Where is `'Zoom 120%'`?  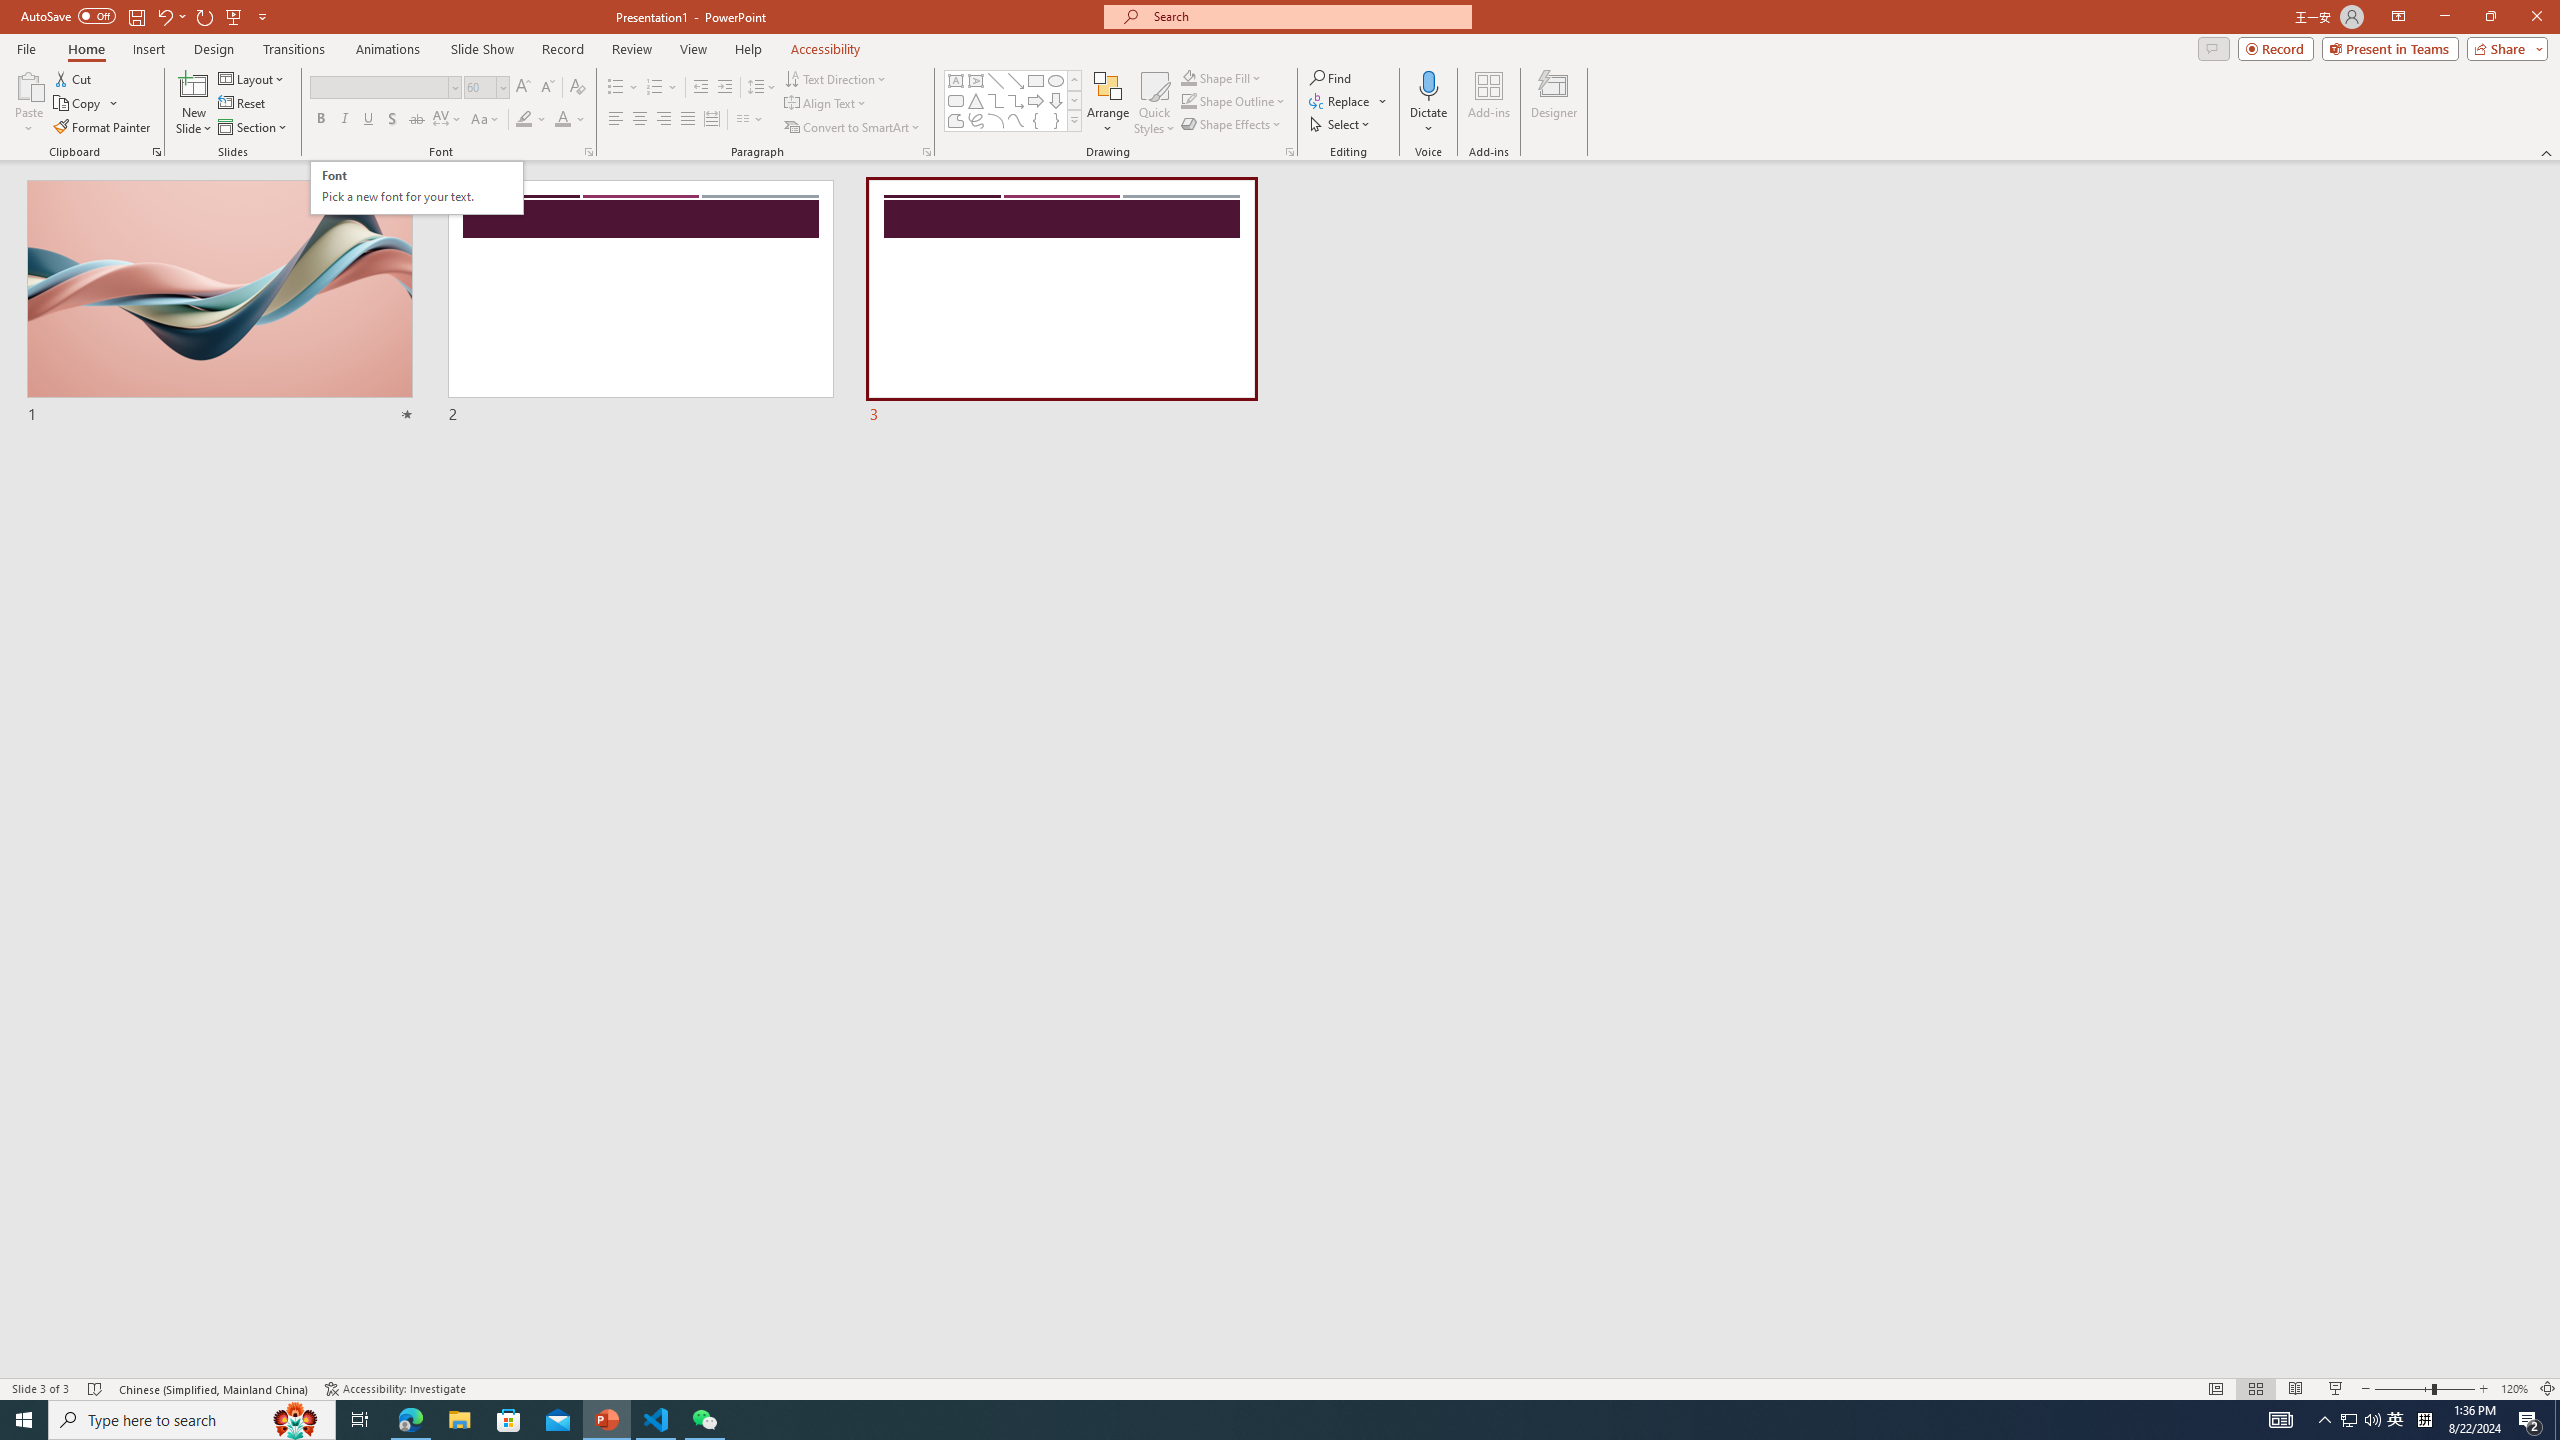
'Zoom 120%' is located at coordinates (2515, 1389).